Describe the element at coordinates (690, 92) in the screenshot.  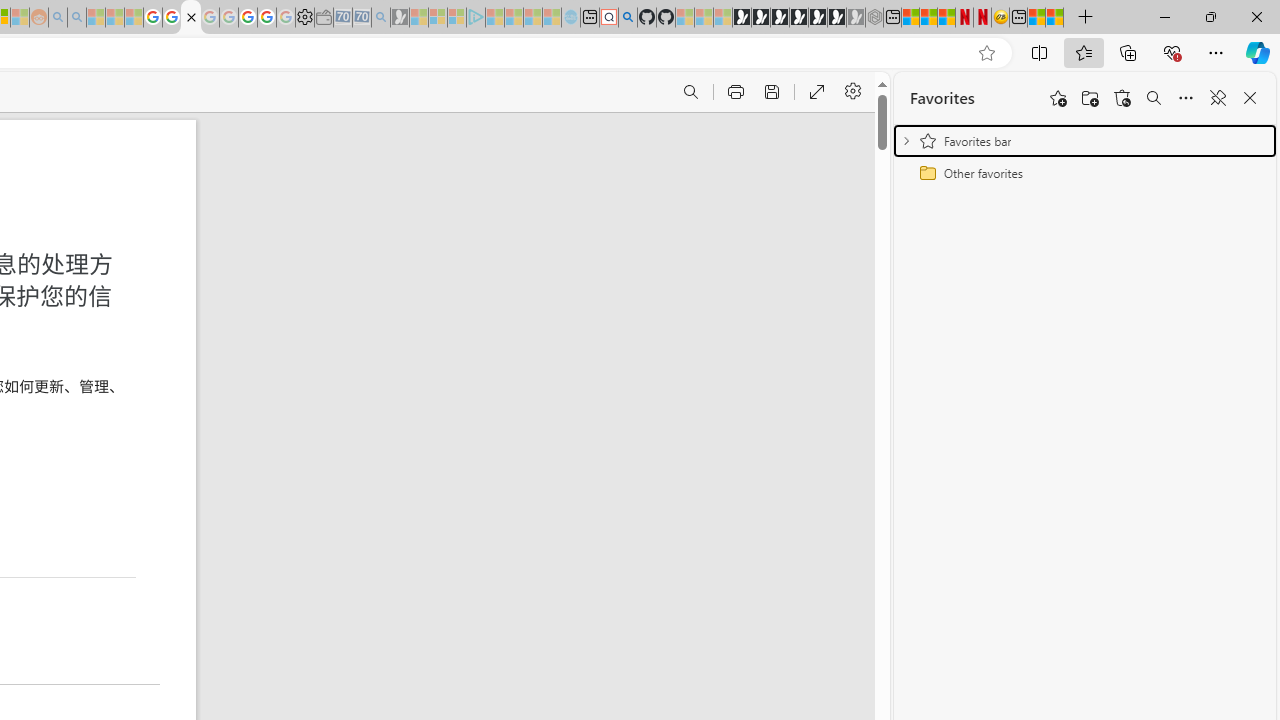
I see `'Find (Ctrl + F)'` at that location.